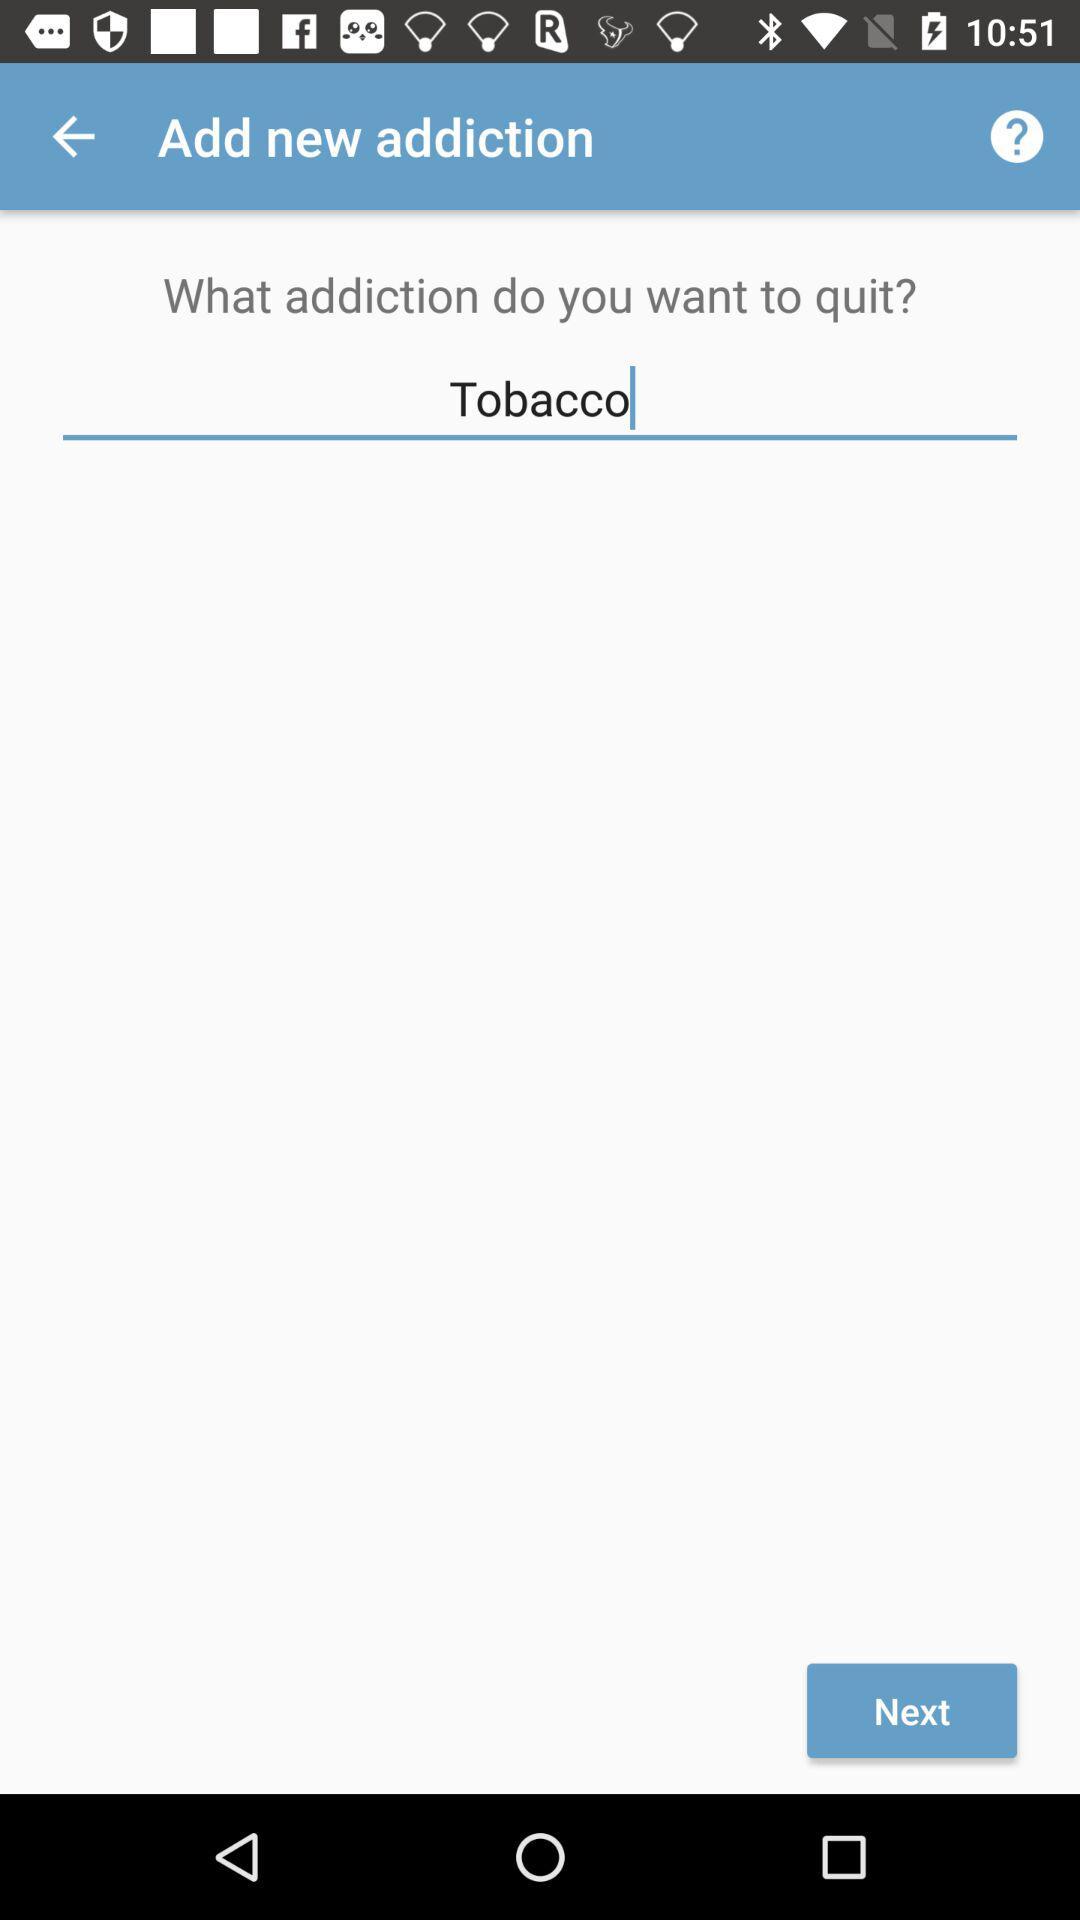 This screenshot has height=1920, width=1080. I want to click on icon below the what addiction do icon, so click(540, 398).